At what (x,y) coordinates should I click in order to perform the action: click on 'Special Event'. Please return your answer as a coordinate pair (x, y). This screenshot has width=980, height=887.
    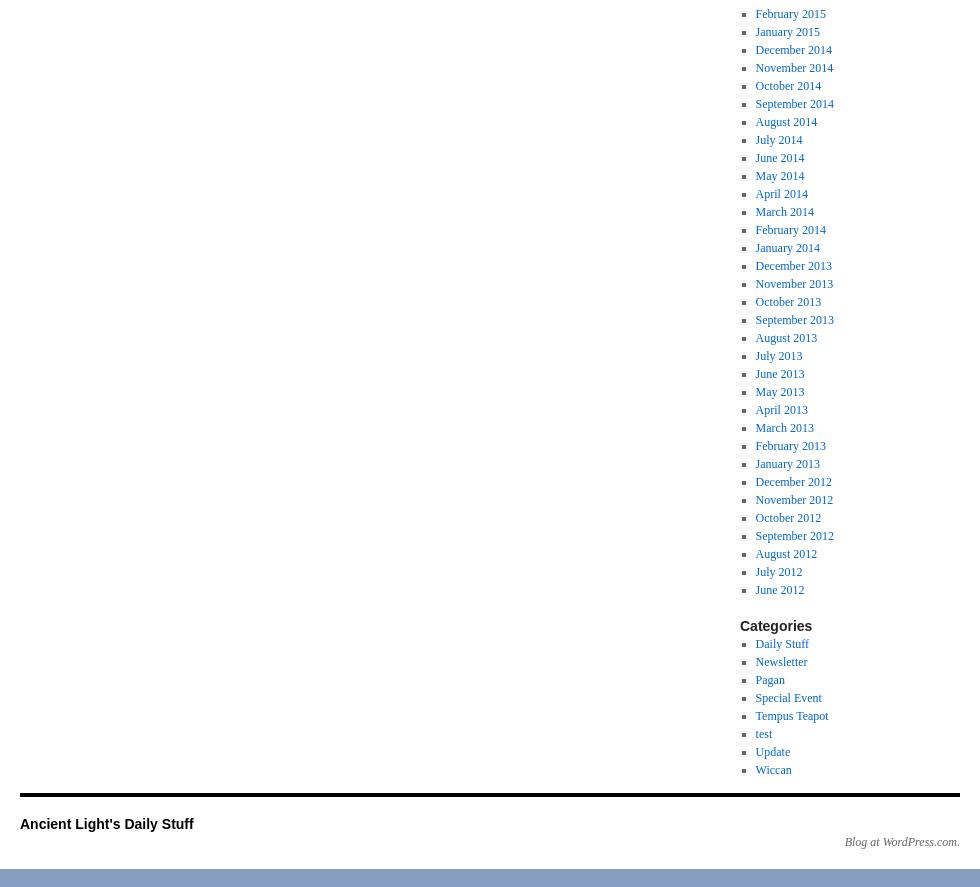
    Looking at the image, I should click on (754, 697).